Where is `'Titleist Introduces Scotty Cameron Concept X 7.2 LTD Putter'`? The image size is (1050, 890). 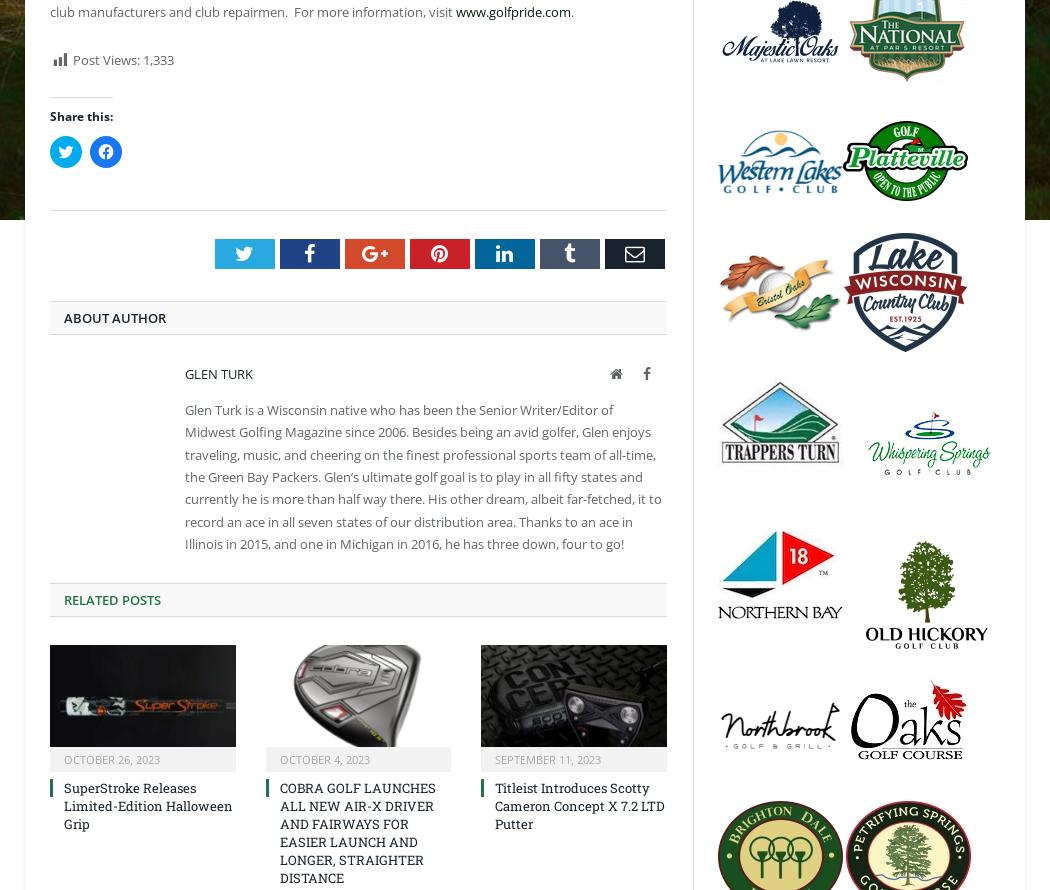 'Titleist Introduces Scotty Cameron Concept X 7.2 LTD Putter' is located at coordinates (493, 805).